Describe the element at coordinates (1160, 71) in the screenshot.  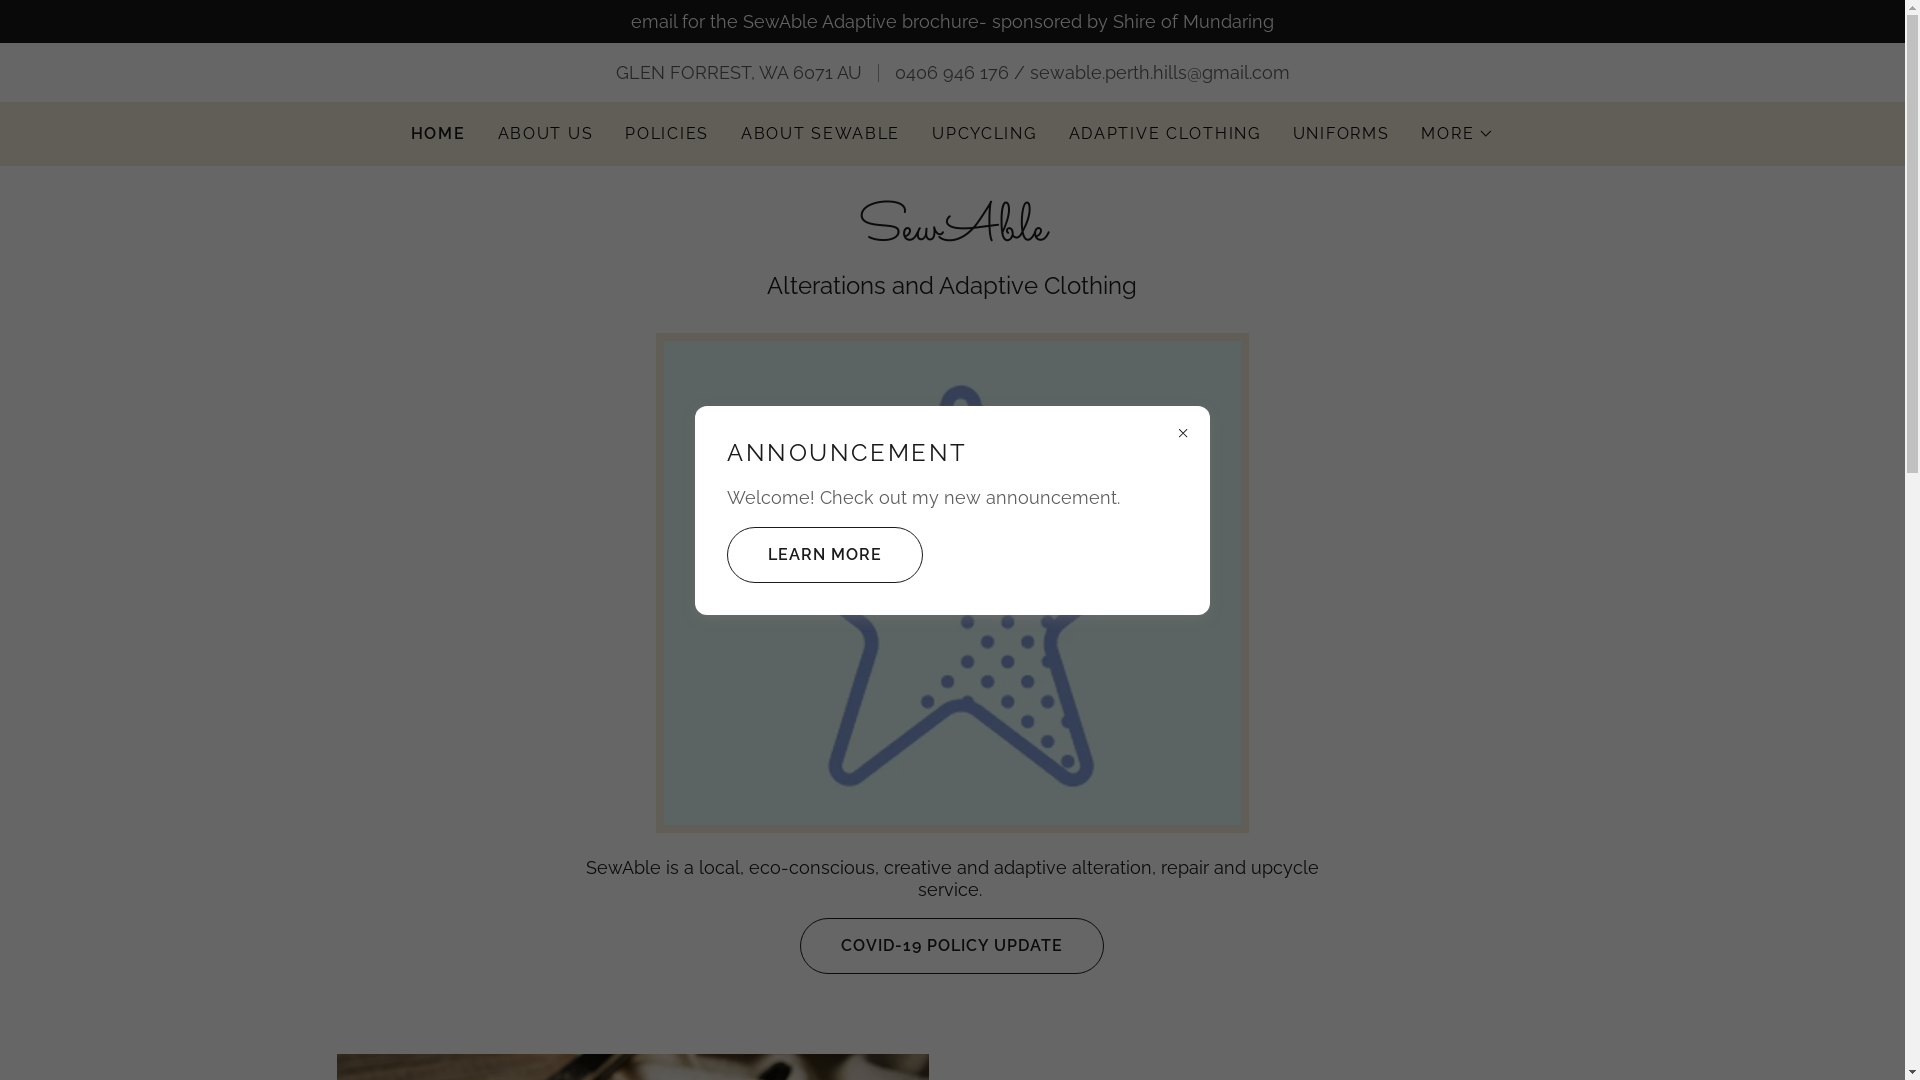
I see `'sewable.perth.hills@gmail.com'` at that location.